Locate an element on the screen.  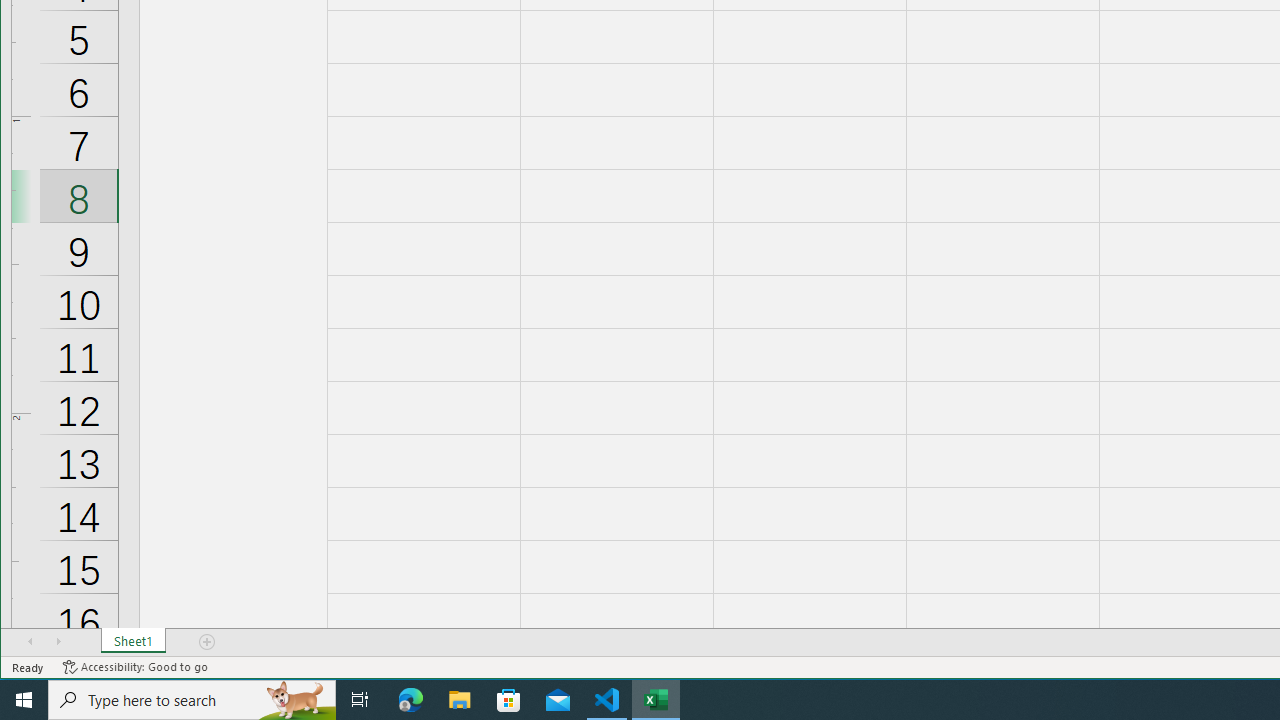
'Type here to search' is located at coordinates (192, 698).